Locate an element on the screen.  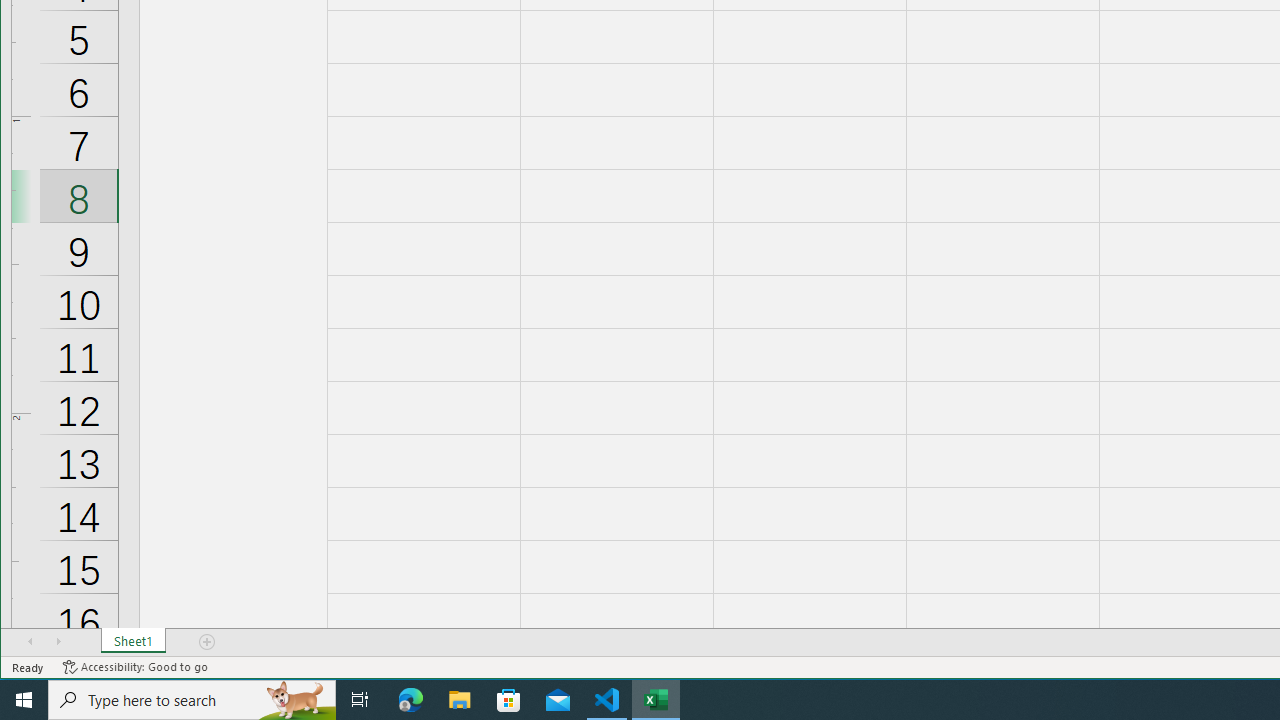
'Type here to search' is located at coordinates (192, 698).